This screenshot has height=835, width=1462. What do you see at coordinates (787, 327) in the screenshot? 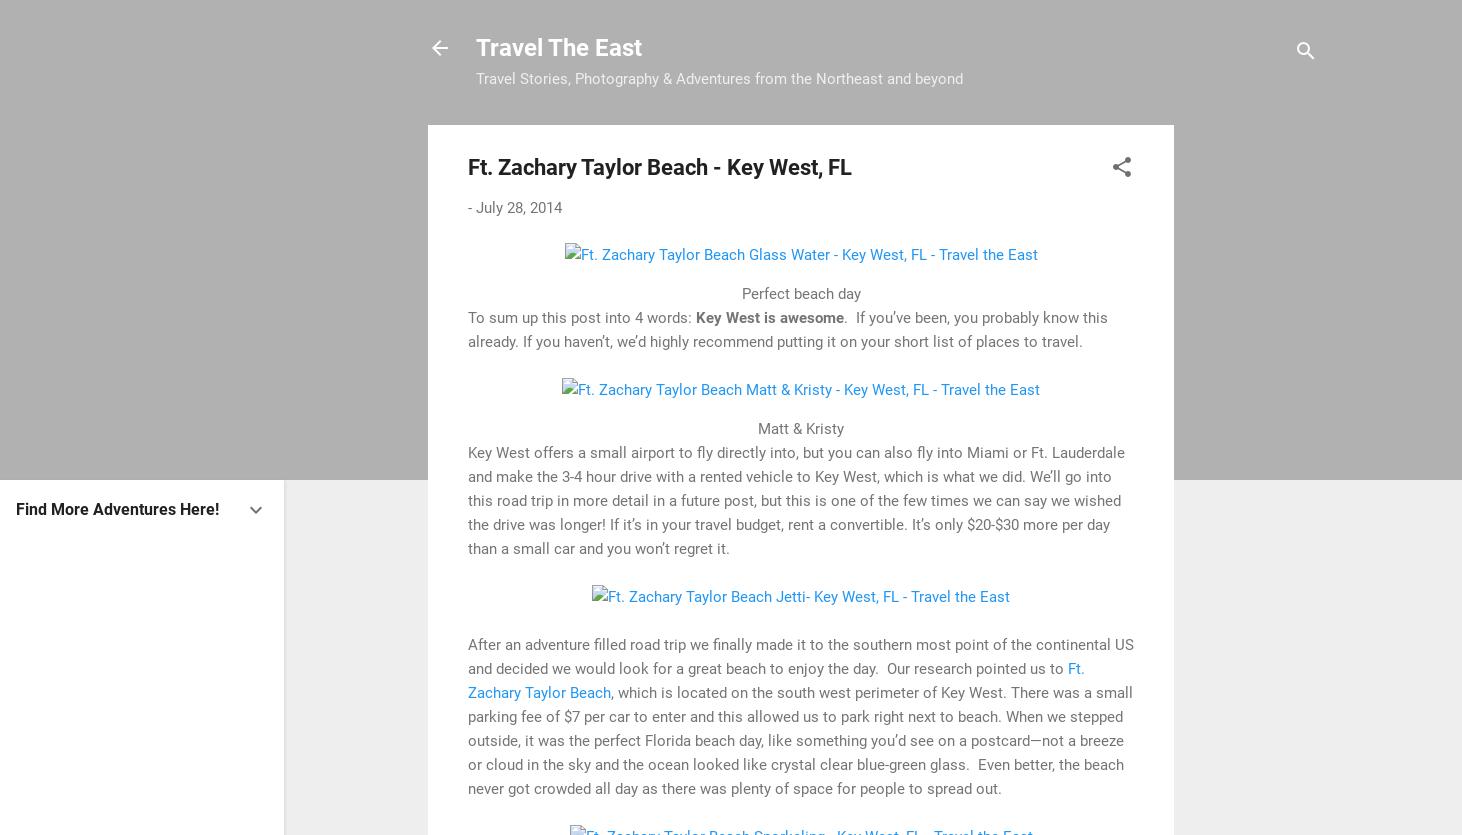
I see `'.  If you’ve been, you probably know this
already. If you haven’t,'` at bounding box center [787, 327].